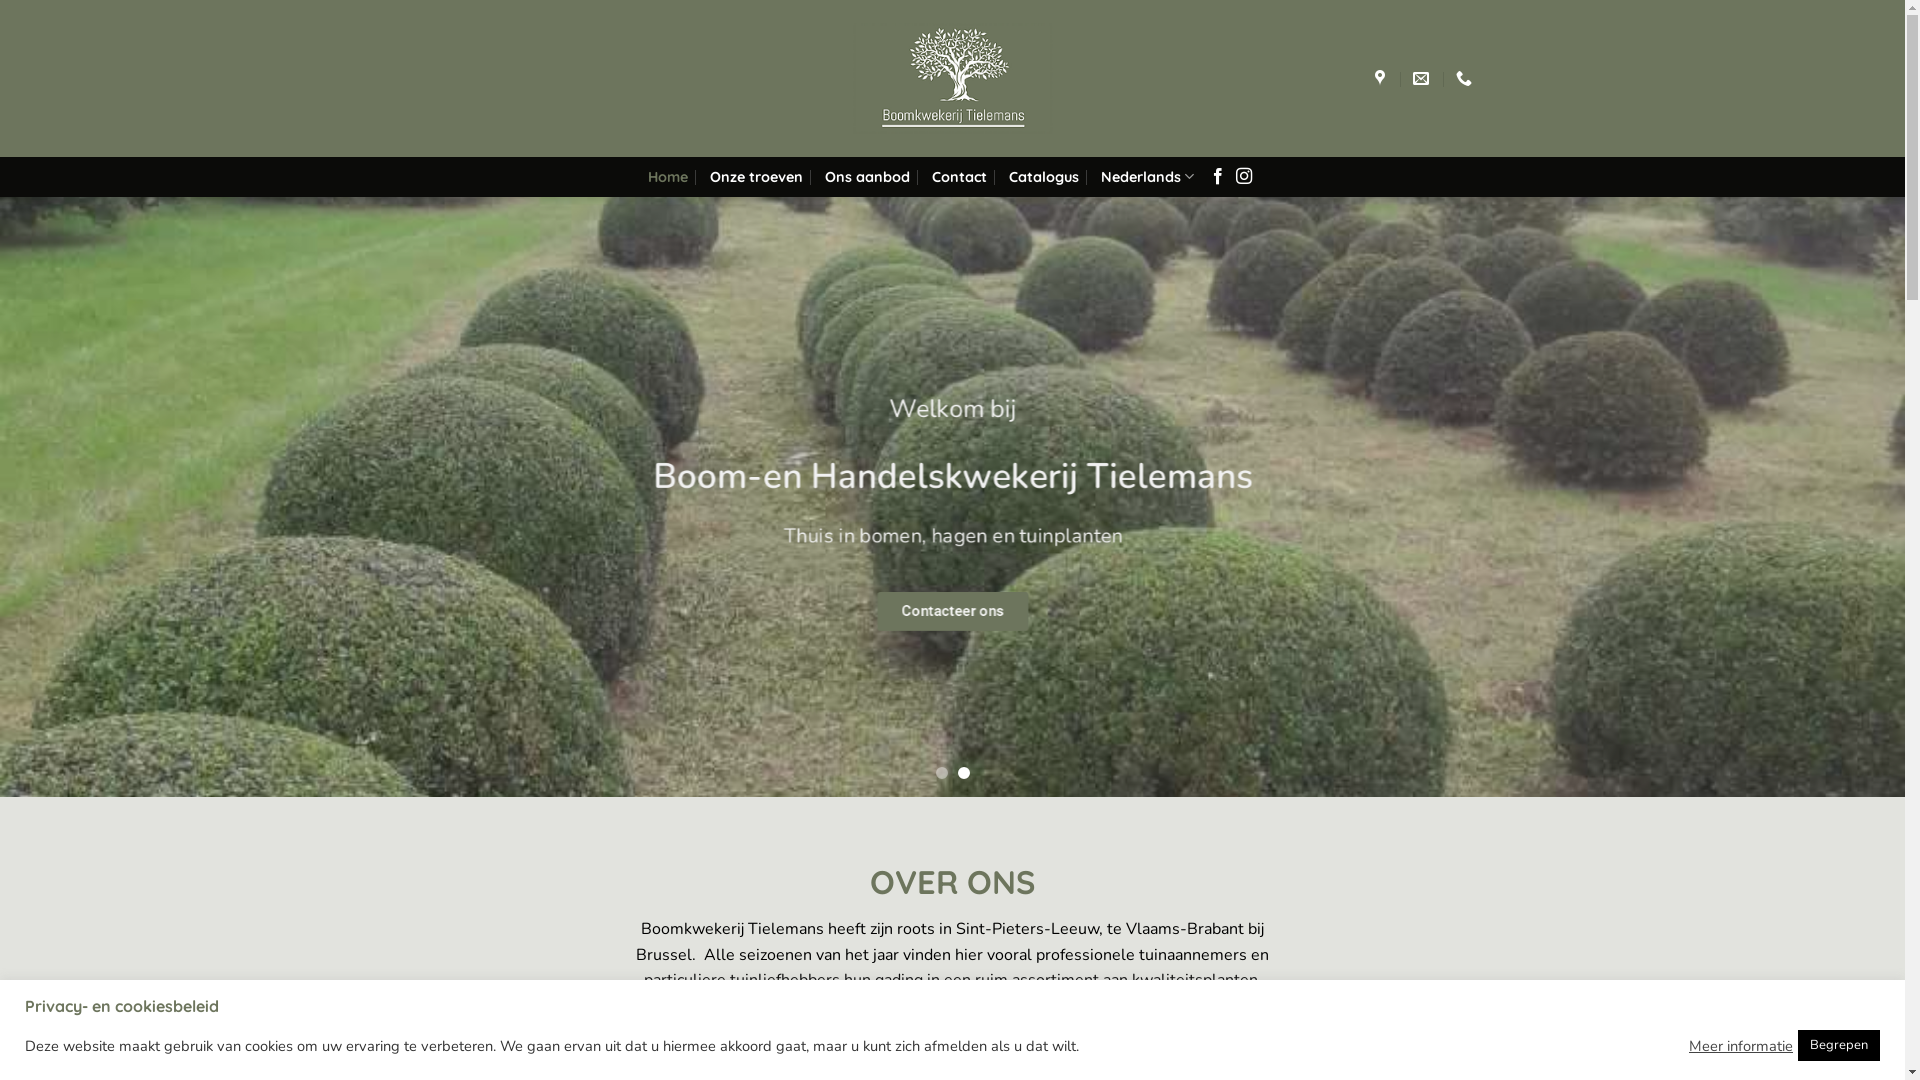 The image size is (1920, 1080). What do you see at coordinates (950, 77) in the screenshot?
I see `'boomkwekerijtielemans - Boomkwekerijtielemans'` at bounding box center [950, 77].